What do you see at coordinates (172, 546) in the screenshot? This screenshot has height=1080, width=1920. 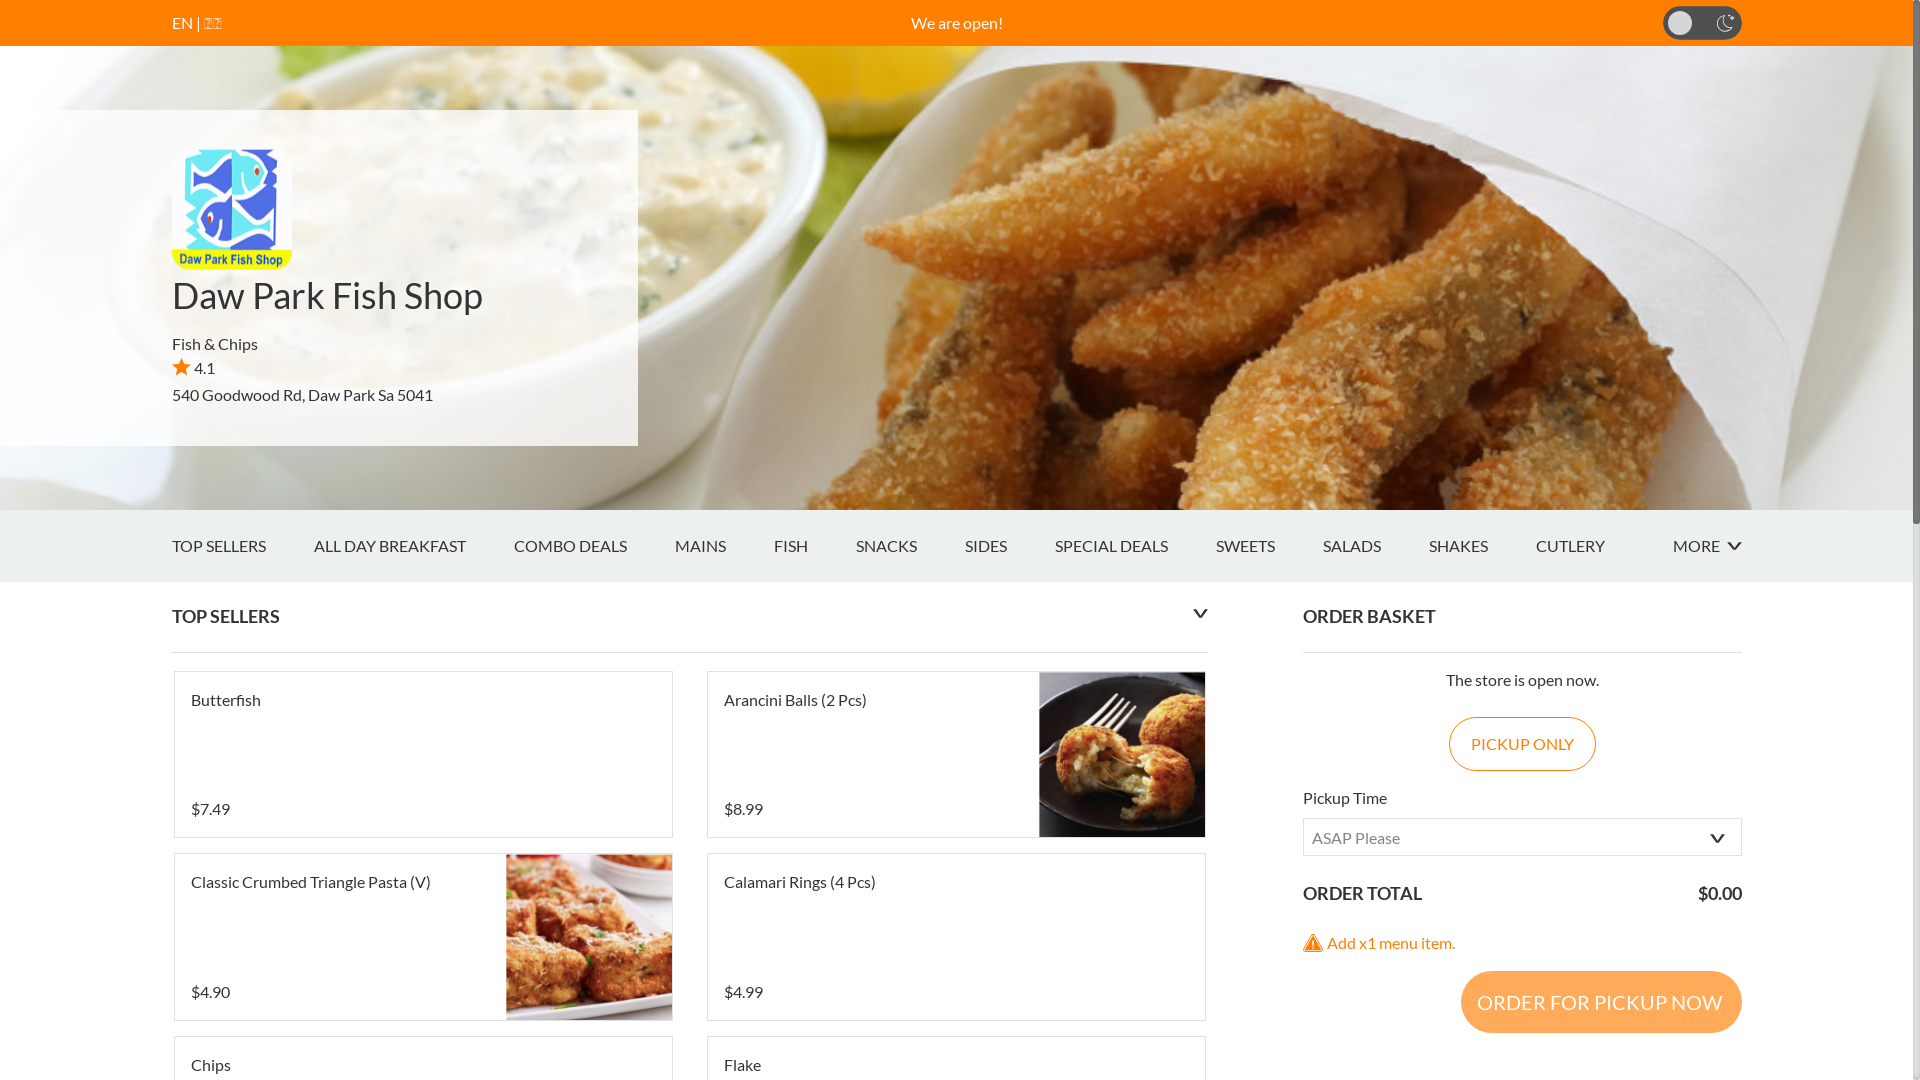 I see `'TOP SELLERS'` at bounding box center [172, 546].